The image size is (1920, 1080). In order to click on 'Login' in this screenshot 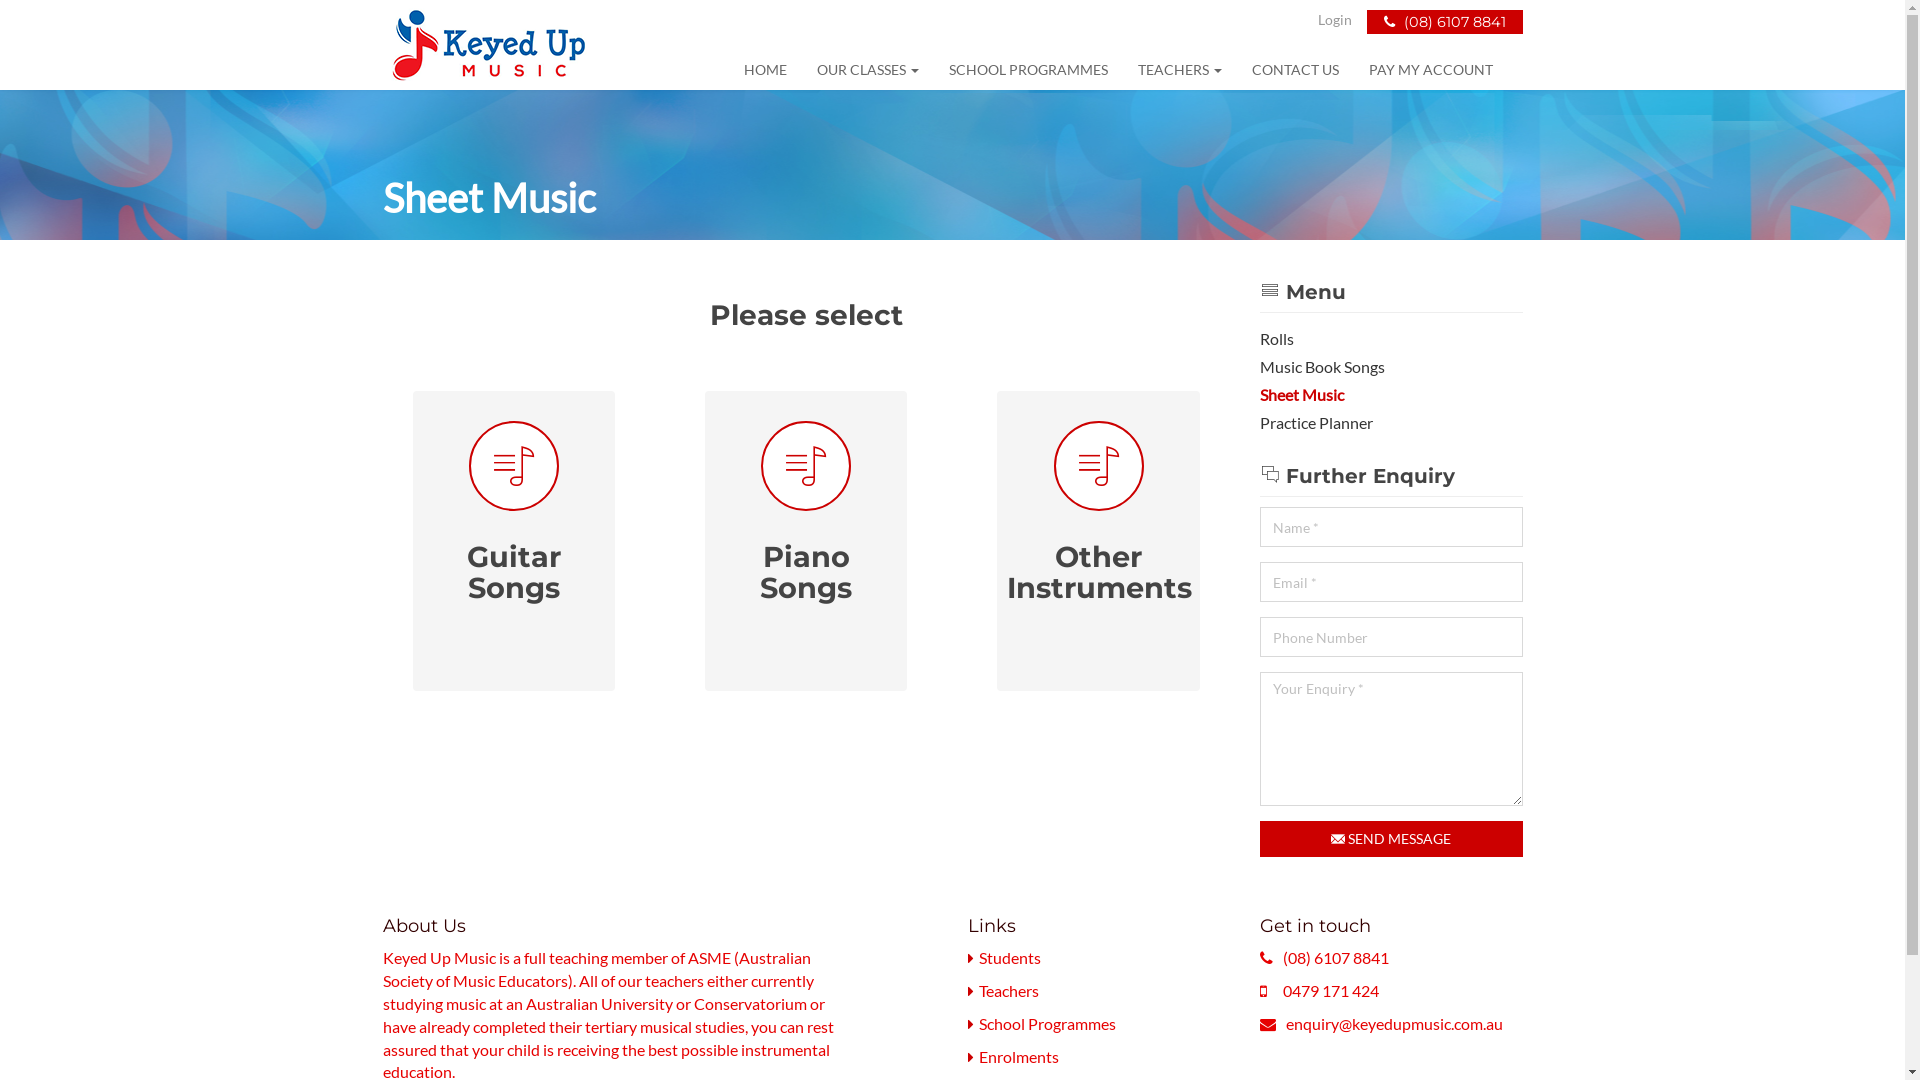, I will do `click(1334, 19)`.